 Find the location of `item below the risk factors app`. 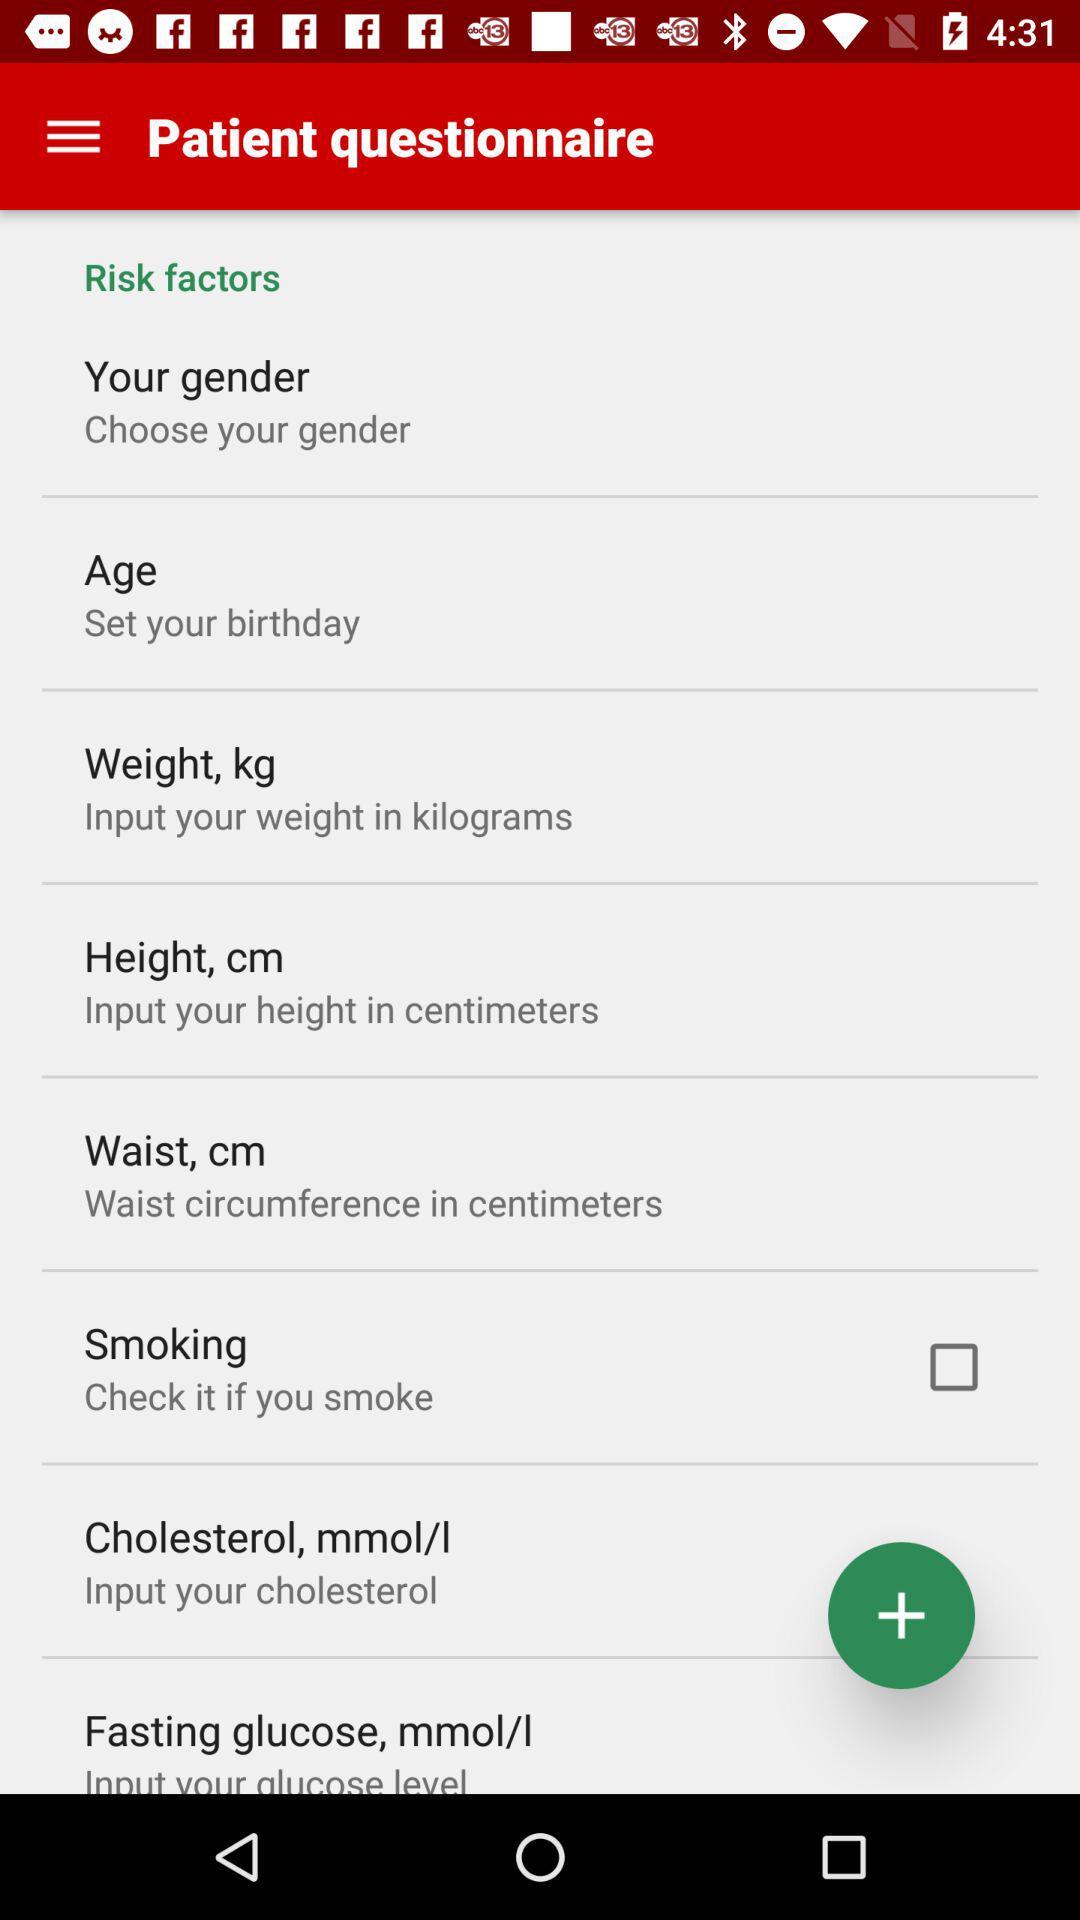

item below the risk factors app is located at coordinates (952, 1366).